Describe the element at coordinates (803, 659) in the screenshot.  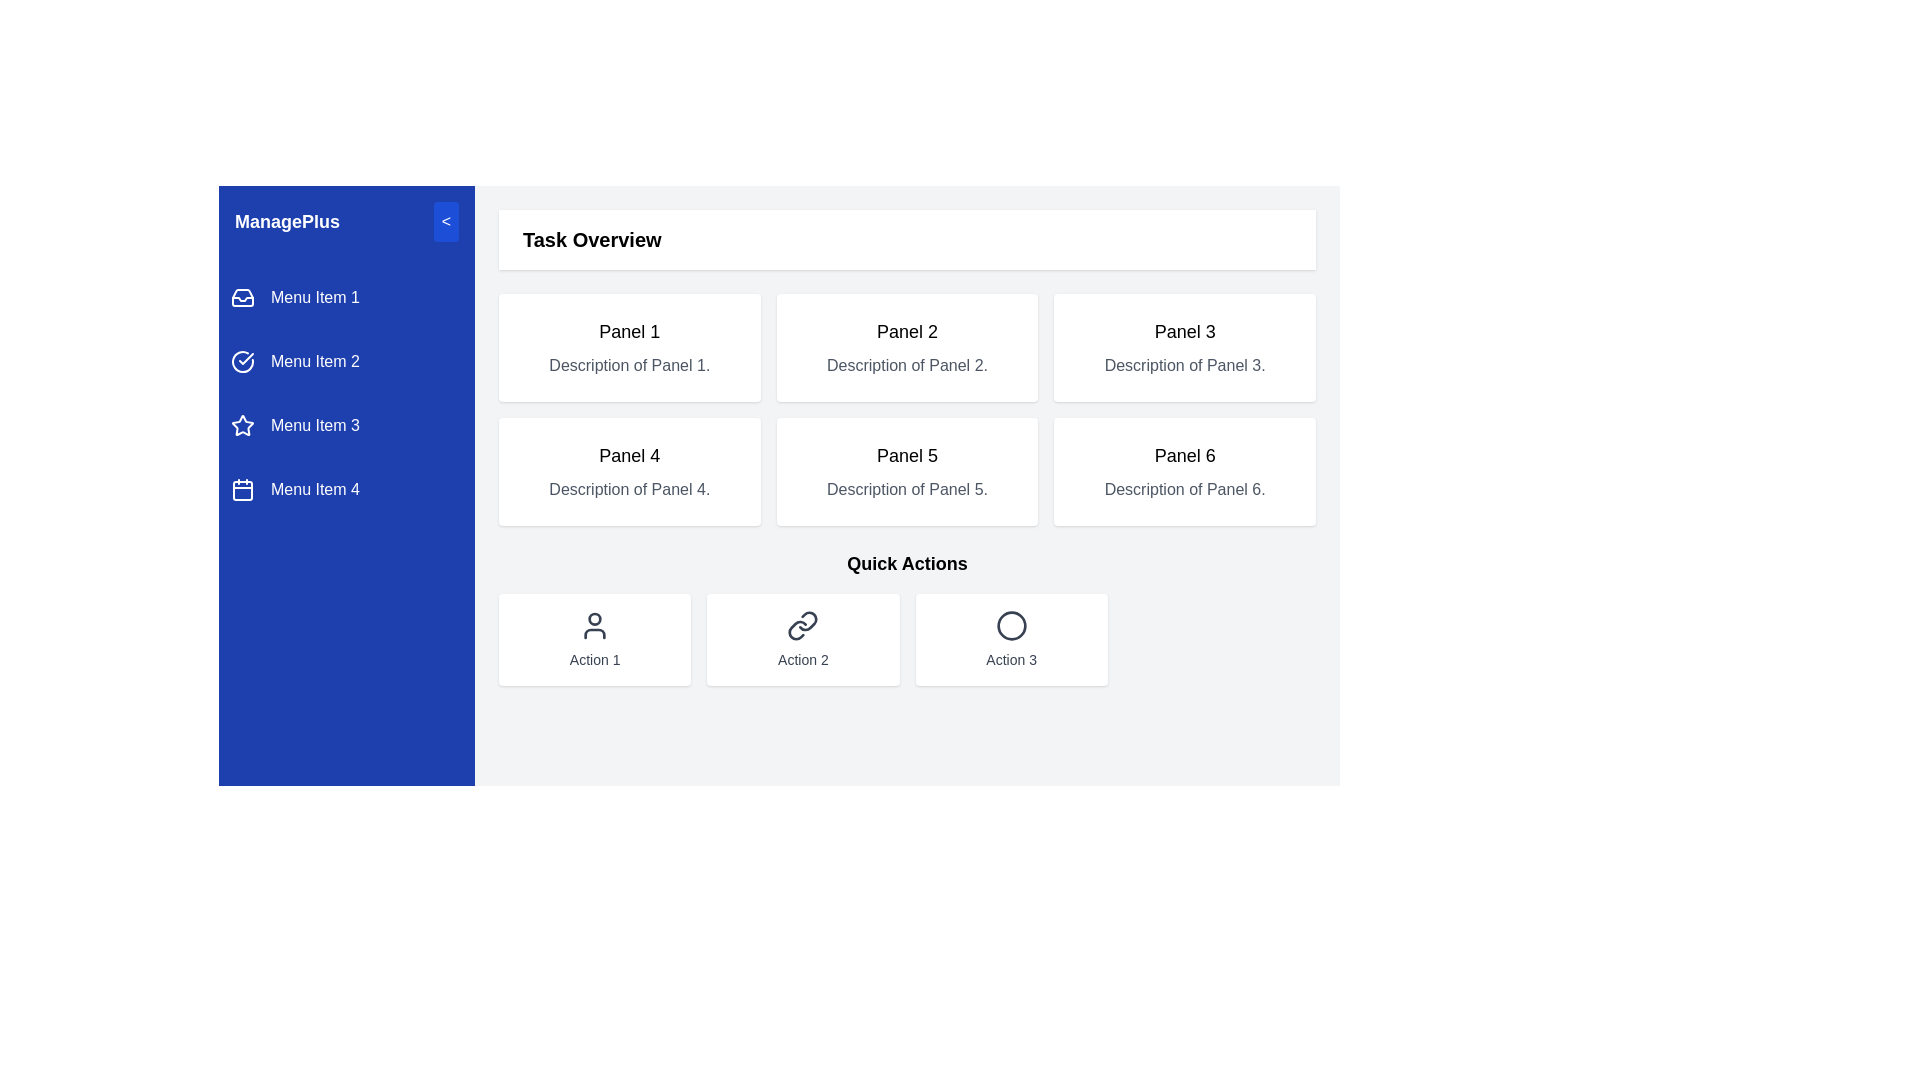
I see `the text label displaying 'Action 2', which is positioned below a link icon in the second box of the 'Quick Actions' section` at that location.